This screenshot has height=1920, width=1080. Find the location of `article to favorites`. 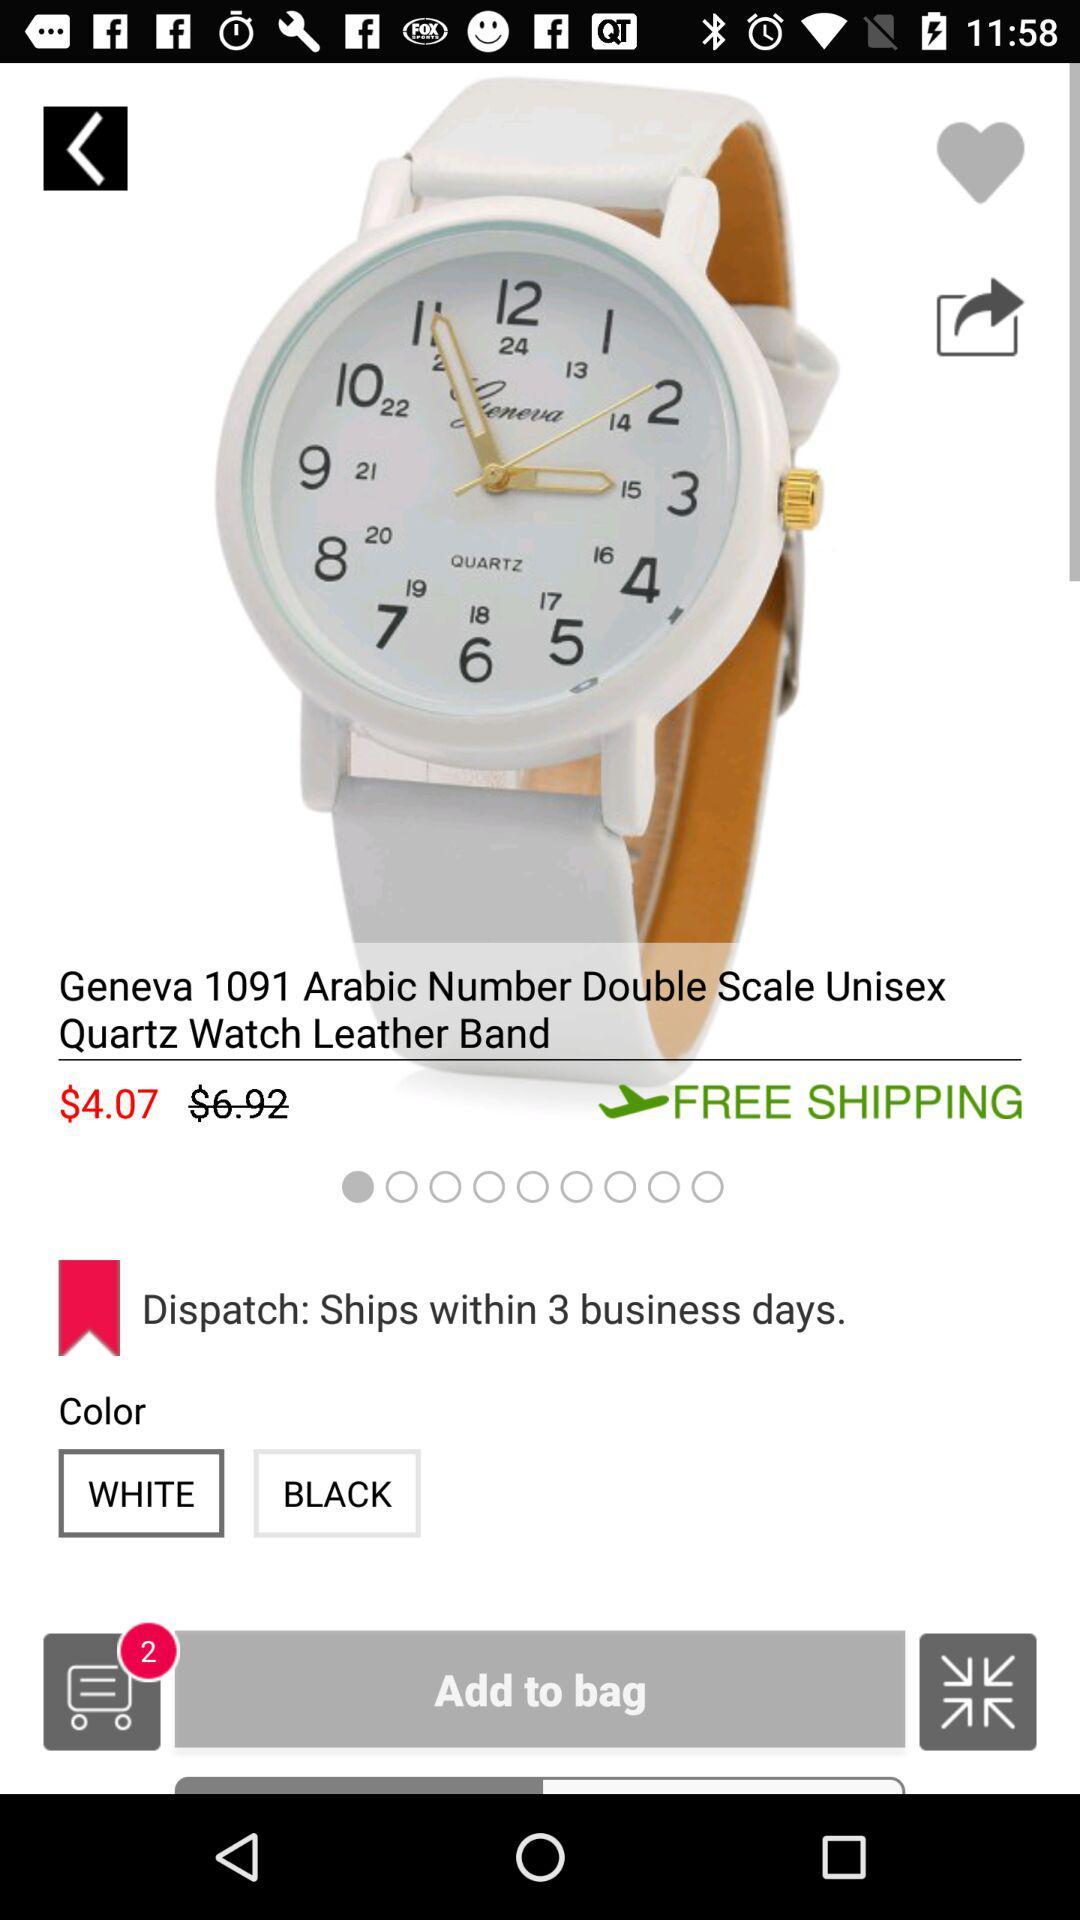

article to favorites is located at coordinates (979, 162).